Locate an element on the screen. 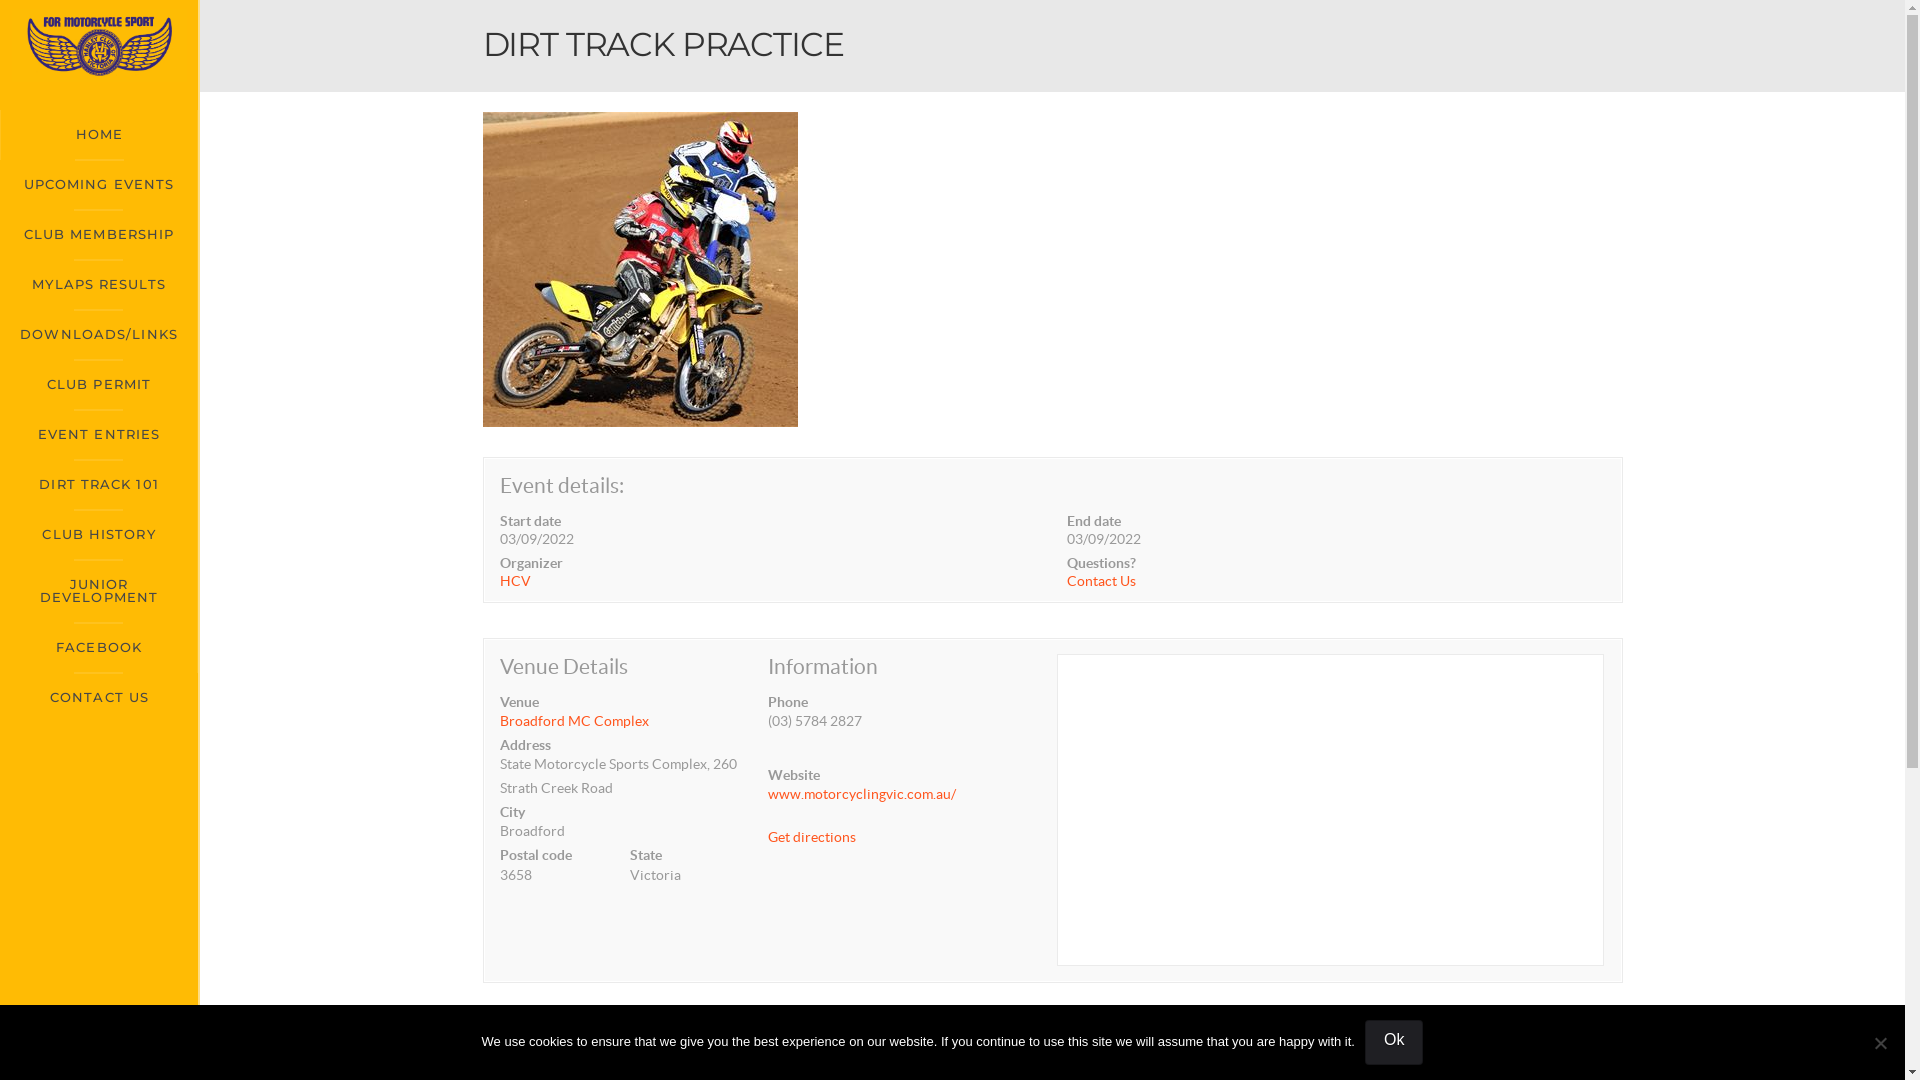 The image size is (1920, 1080). 'MYLAPS RESULTS' is located at coordinates (0, 285).